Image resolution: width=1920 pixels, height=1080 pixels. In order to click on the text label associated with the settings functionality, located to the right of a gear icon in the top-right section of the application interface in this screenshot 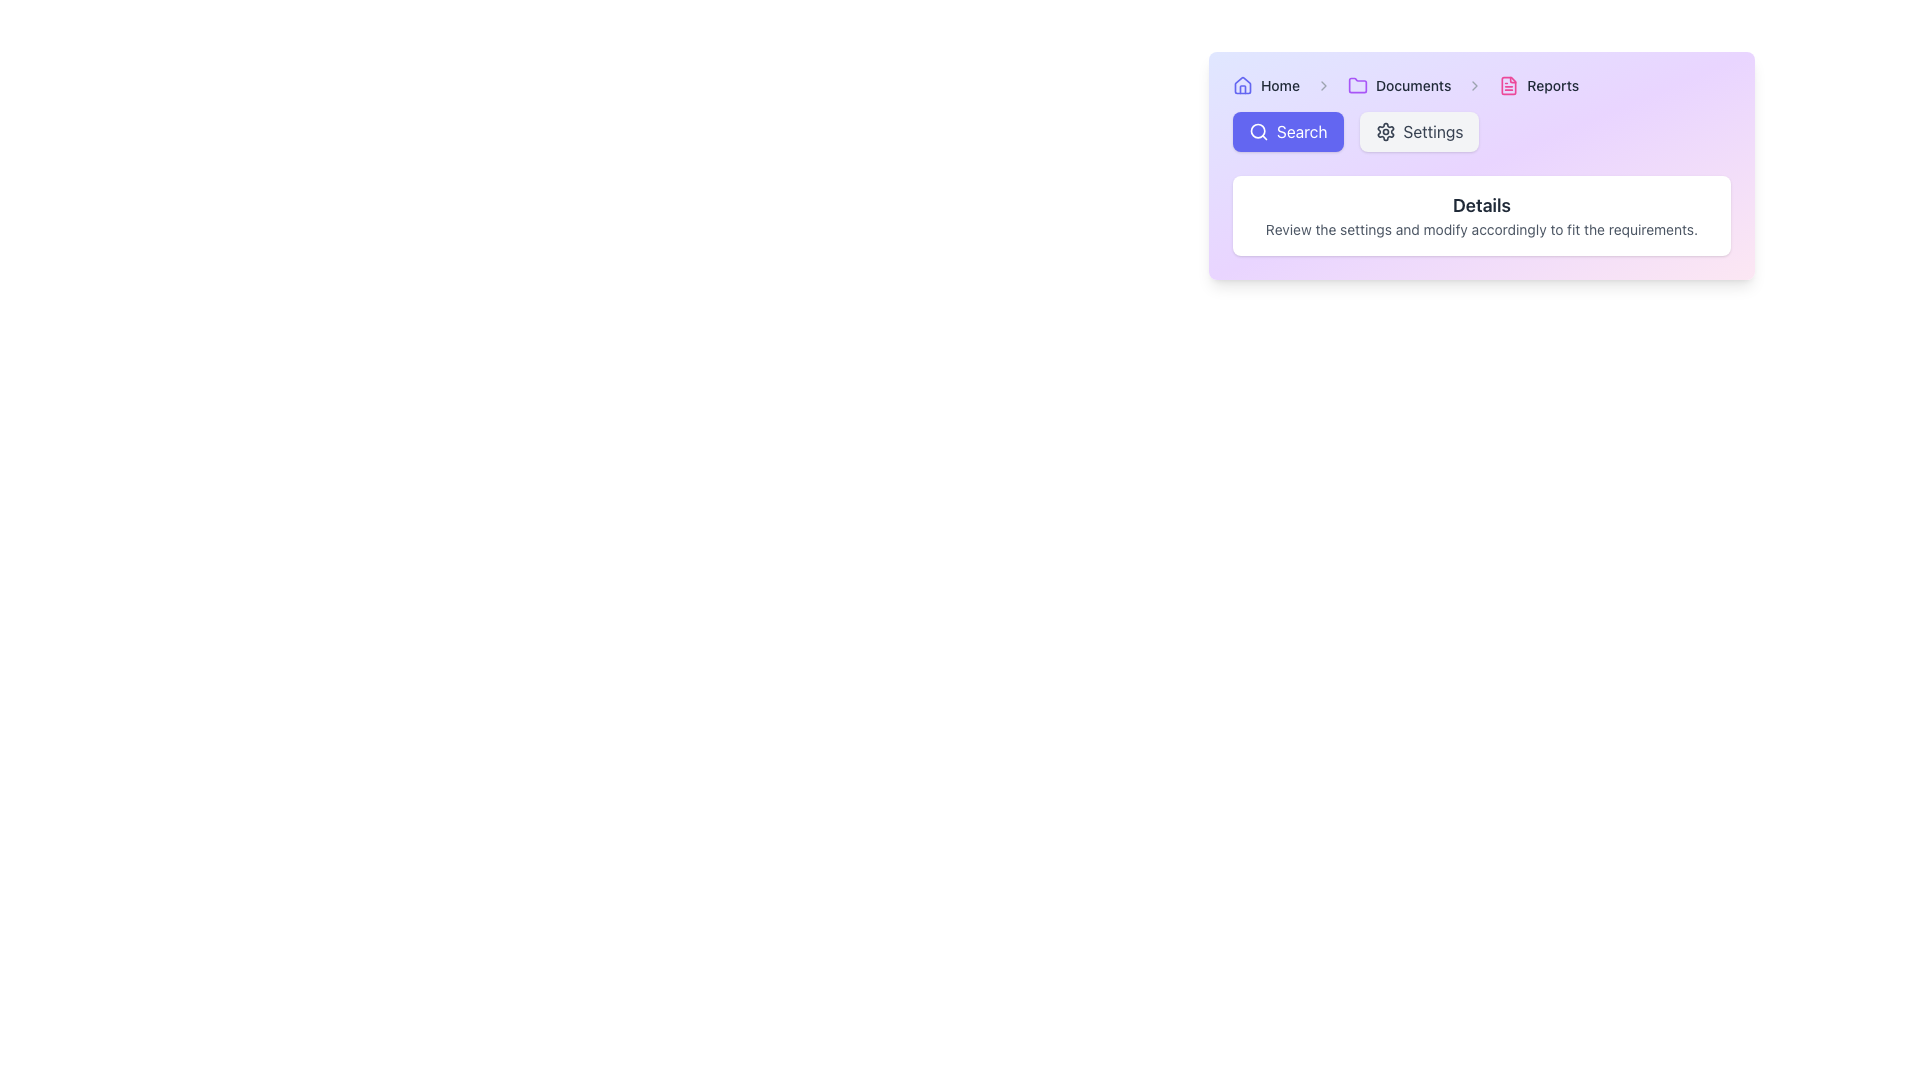, I will do `click(1432, 131)`.